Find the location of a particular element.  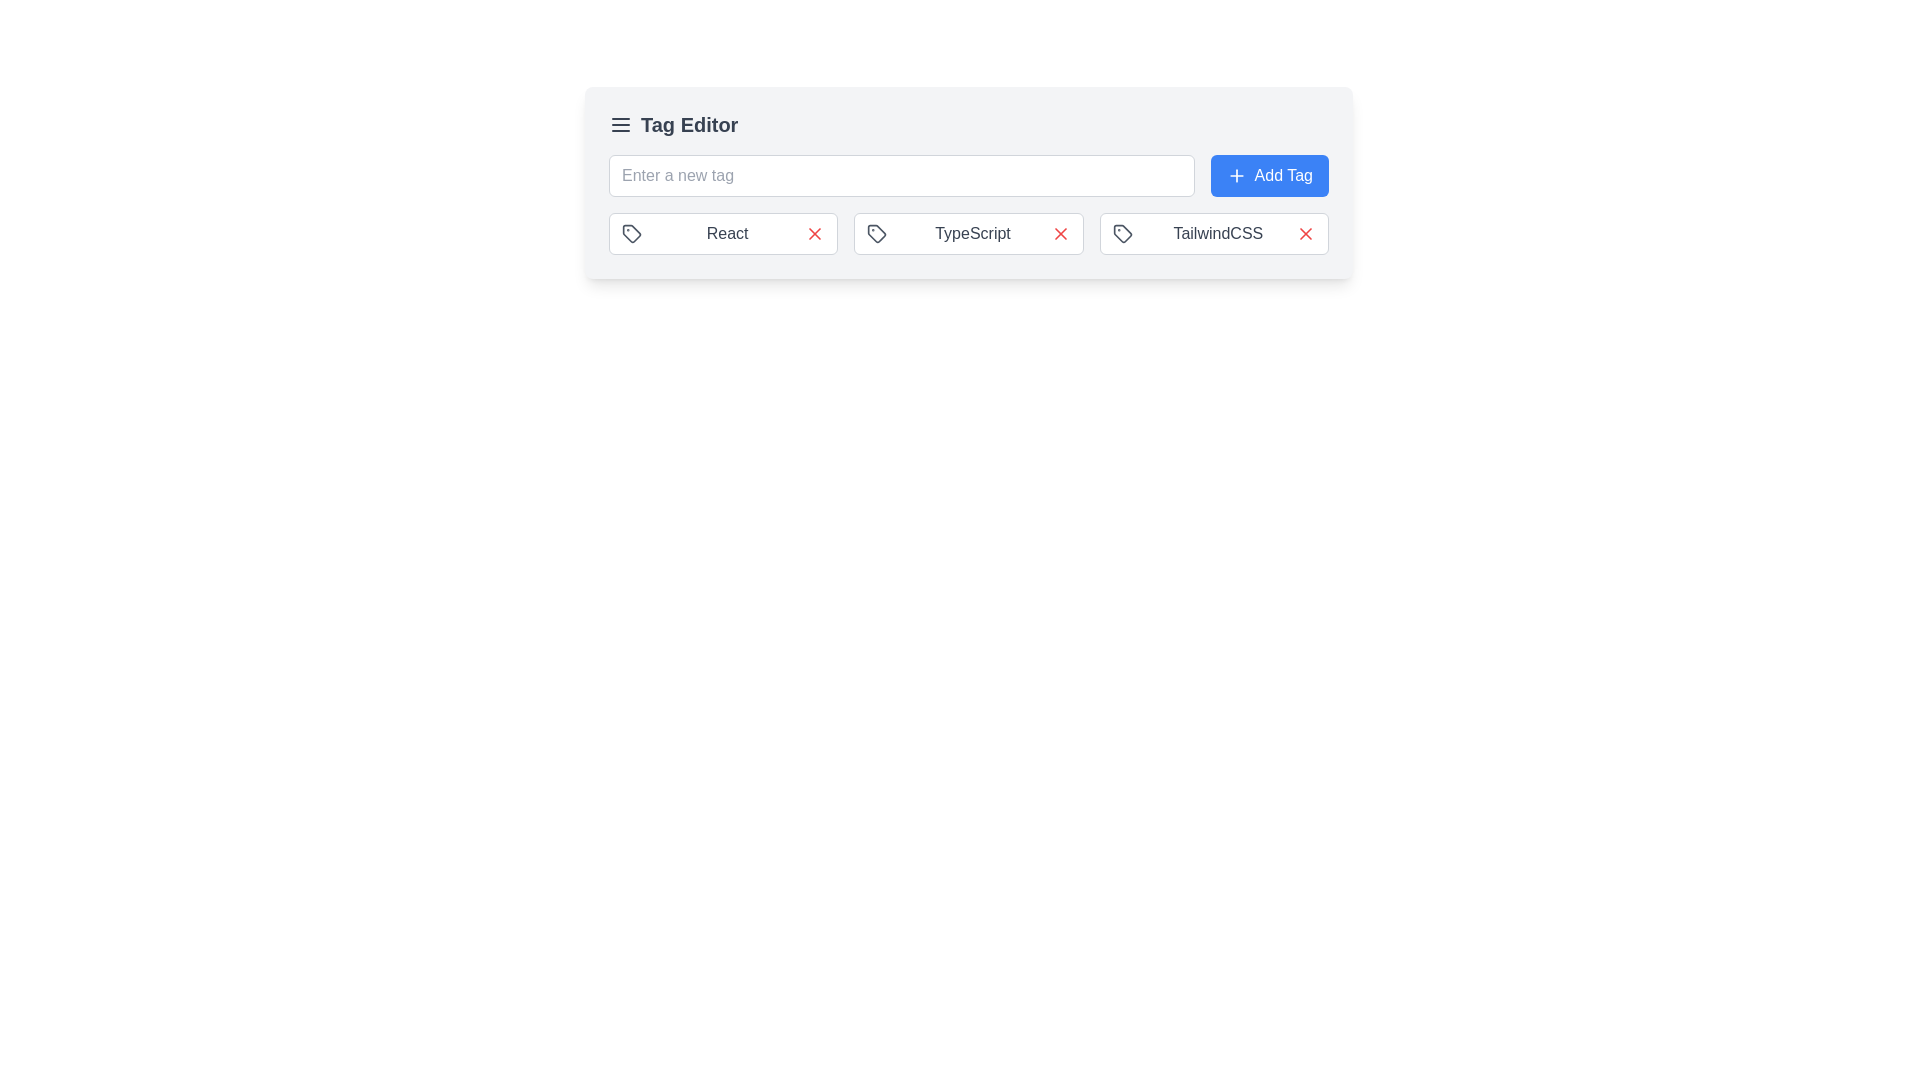

the gray tag icon located to the left of the 'TypeScript' text within the 'Tag Editor' interface is located at coordinates (877, 233).